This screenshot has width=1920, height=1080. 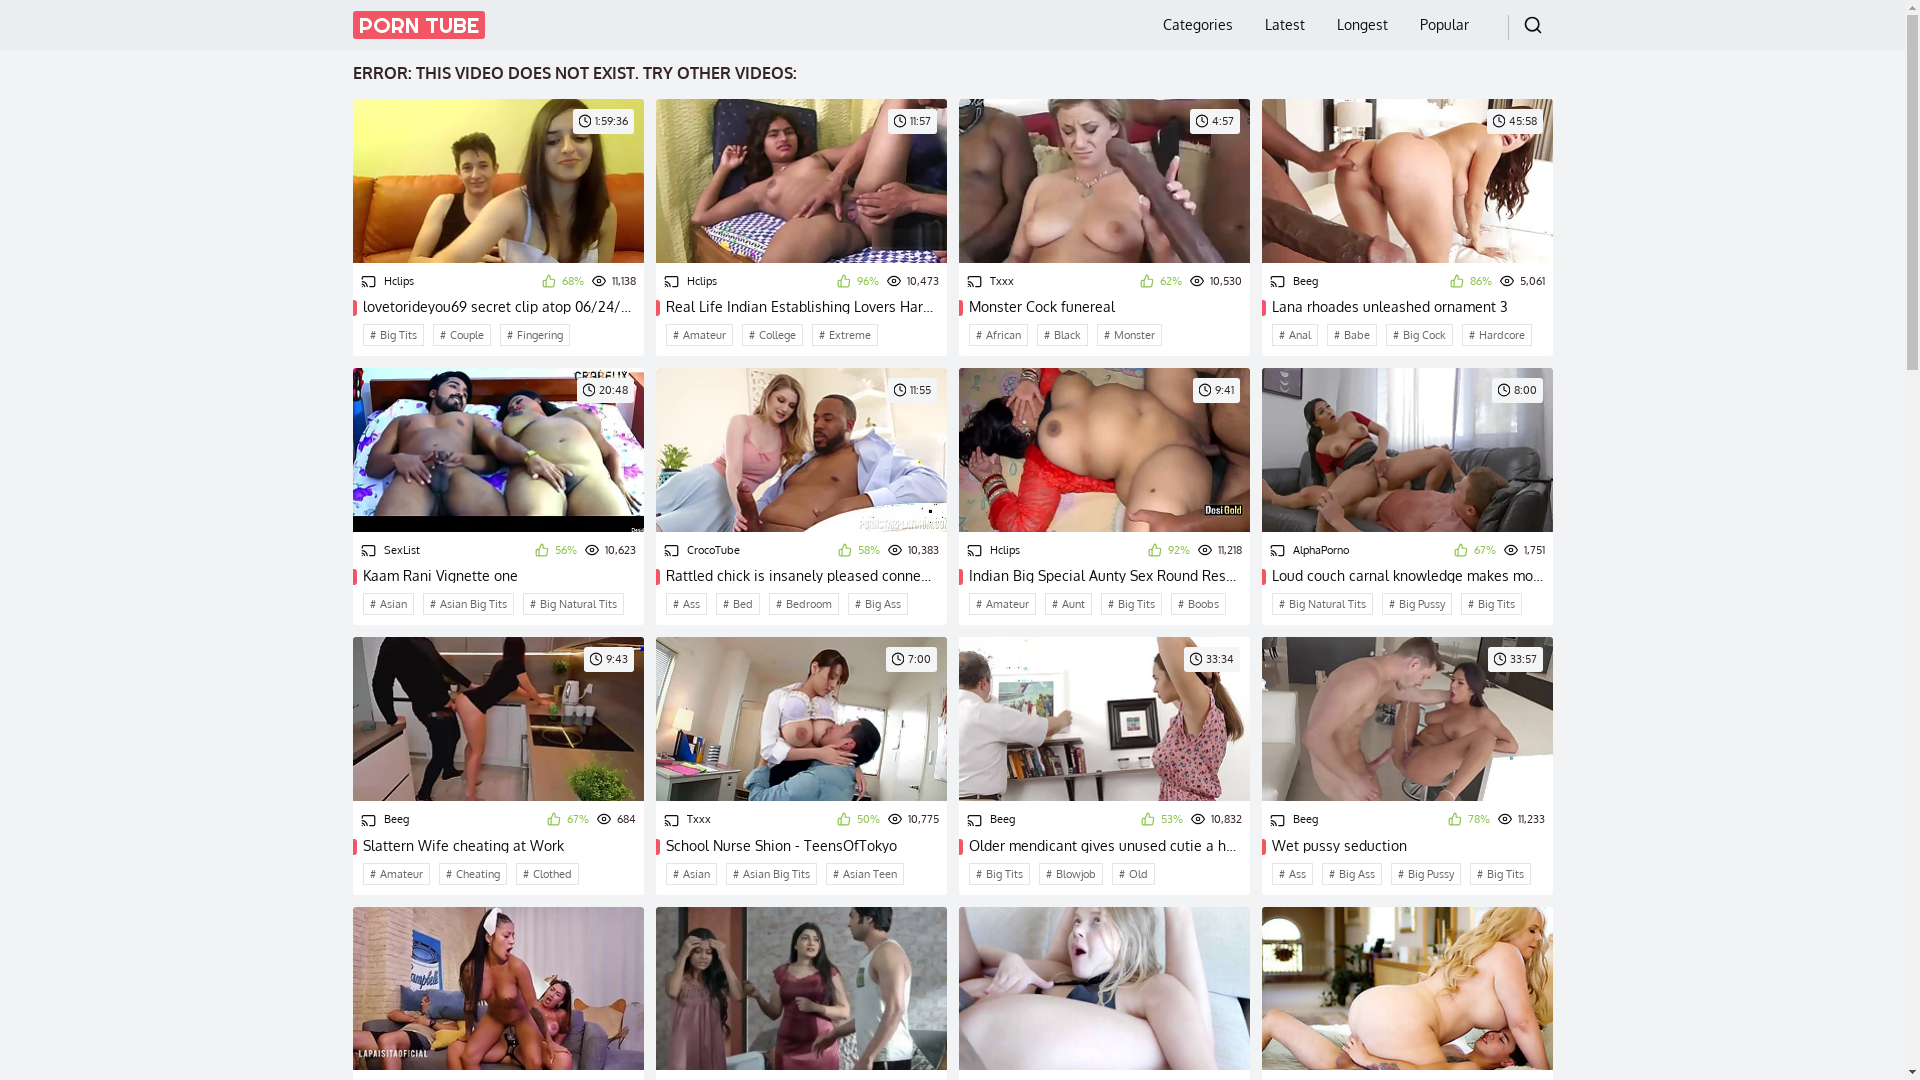 What do you see at coordinates (1283, 24) in the screenshot?
I see `'Latest'` at bounding box center [1283, 24].